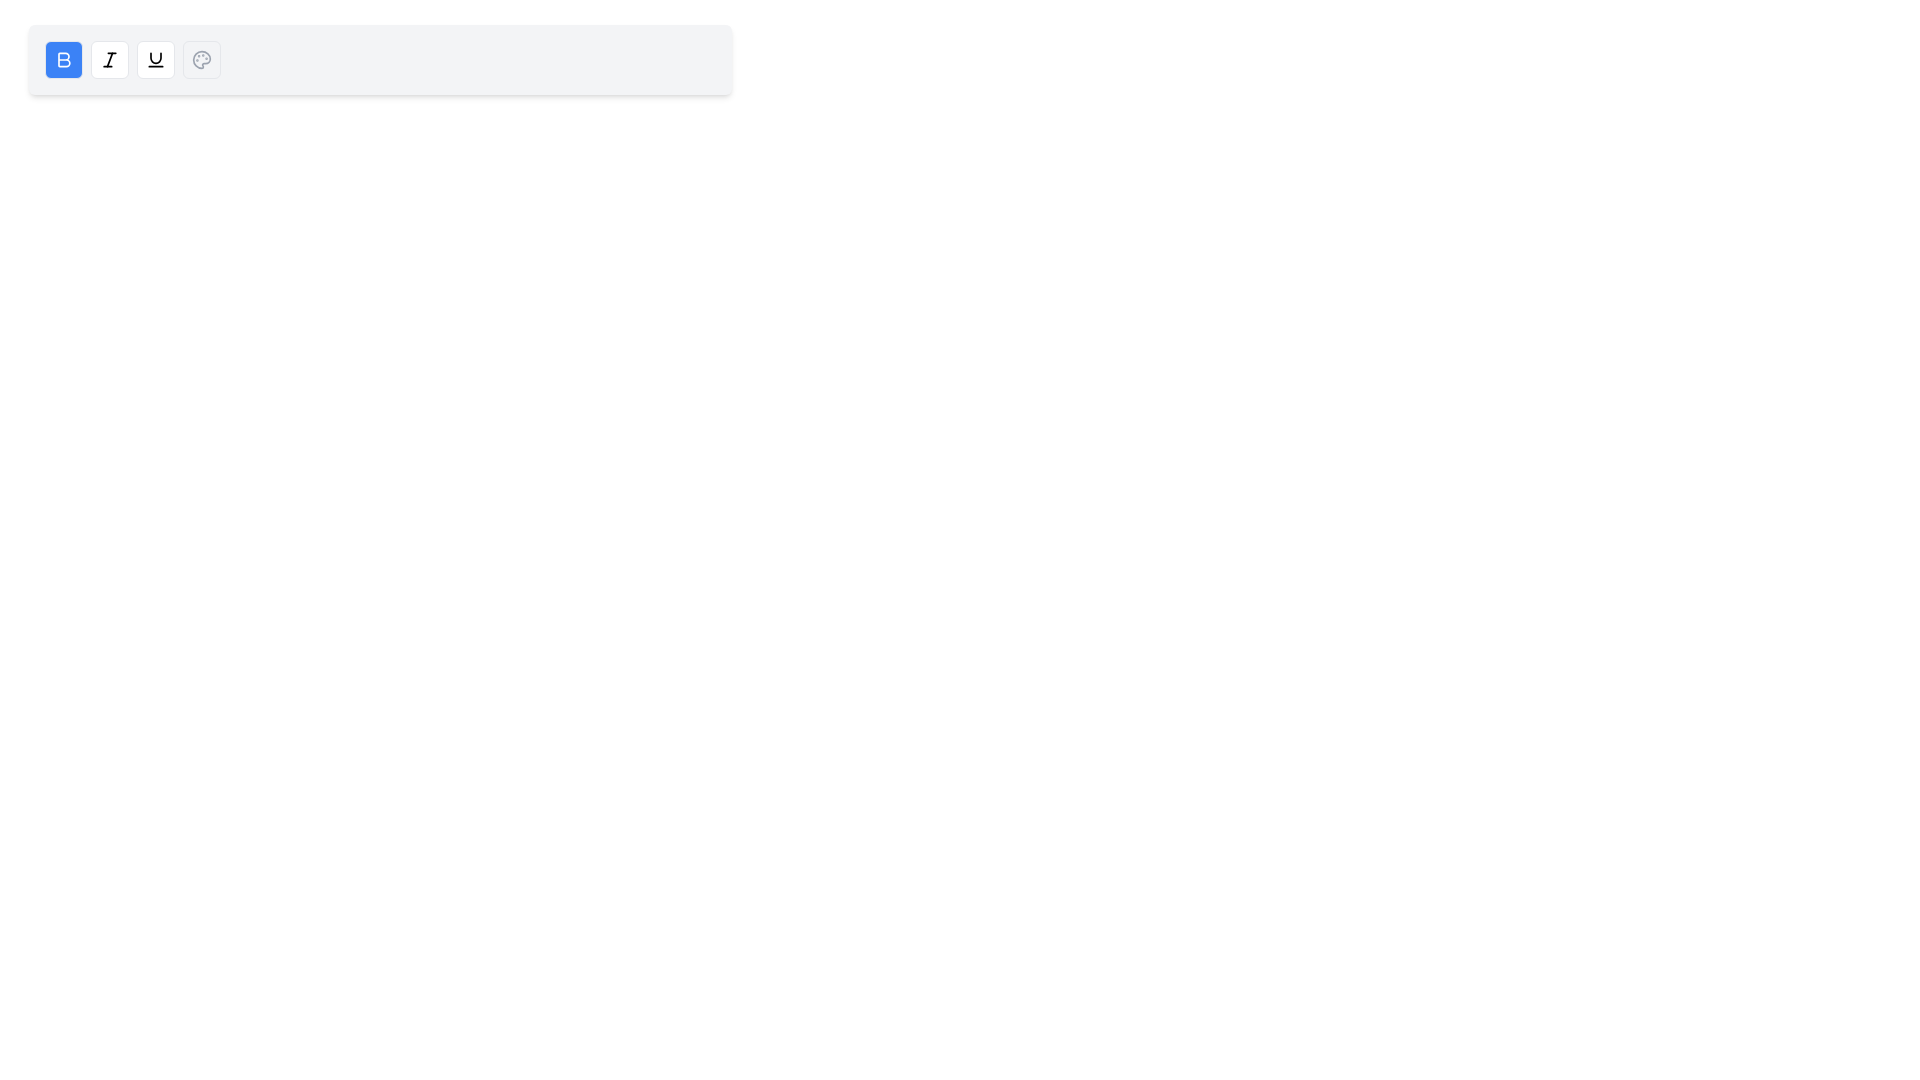 The width and height of the screenshot is (1920, 1080). I want to click on the italic 'I' button located between the 'B' and 'U' buttons, so click(109, 59).